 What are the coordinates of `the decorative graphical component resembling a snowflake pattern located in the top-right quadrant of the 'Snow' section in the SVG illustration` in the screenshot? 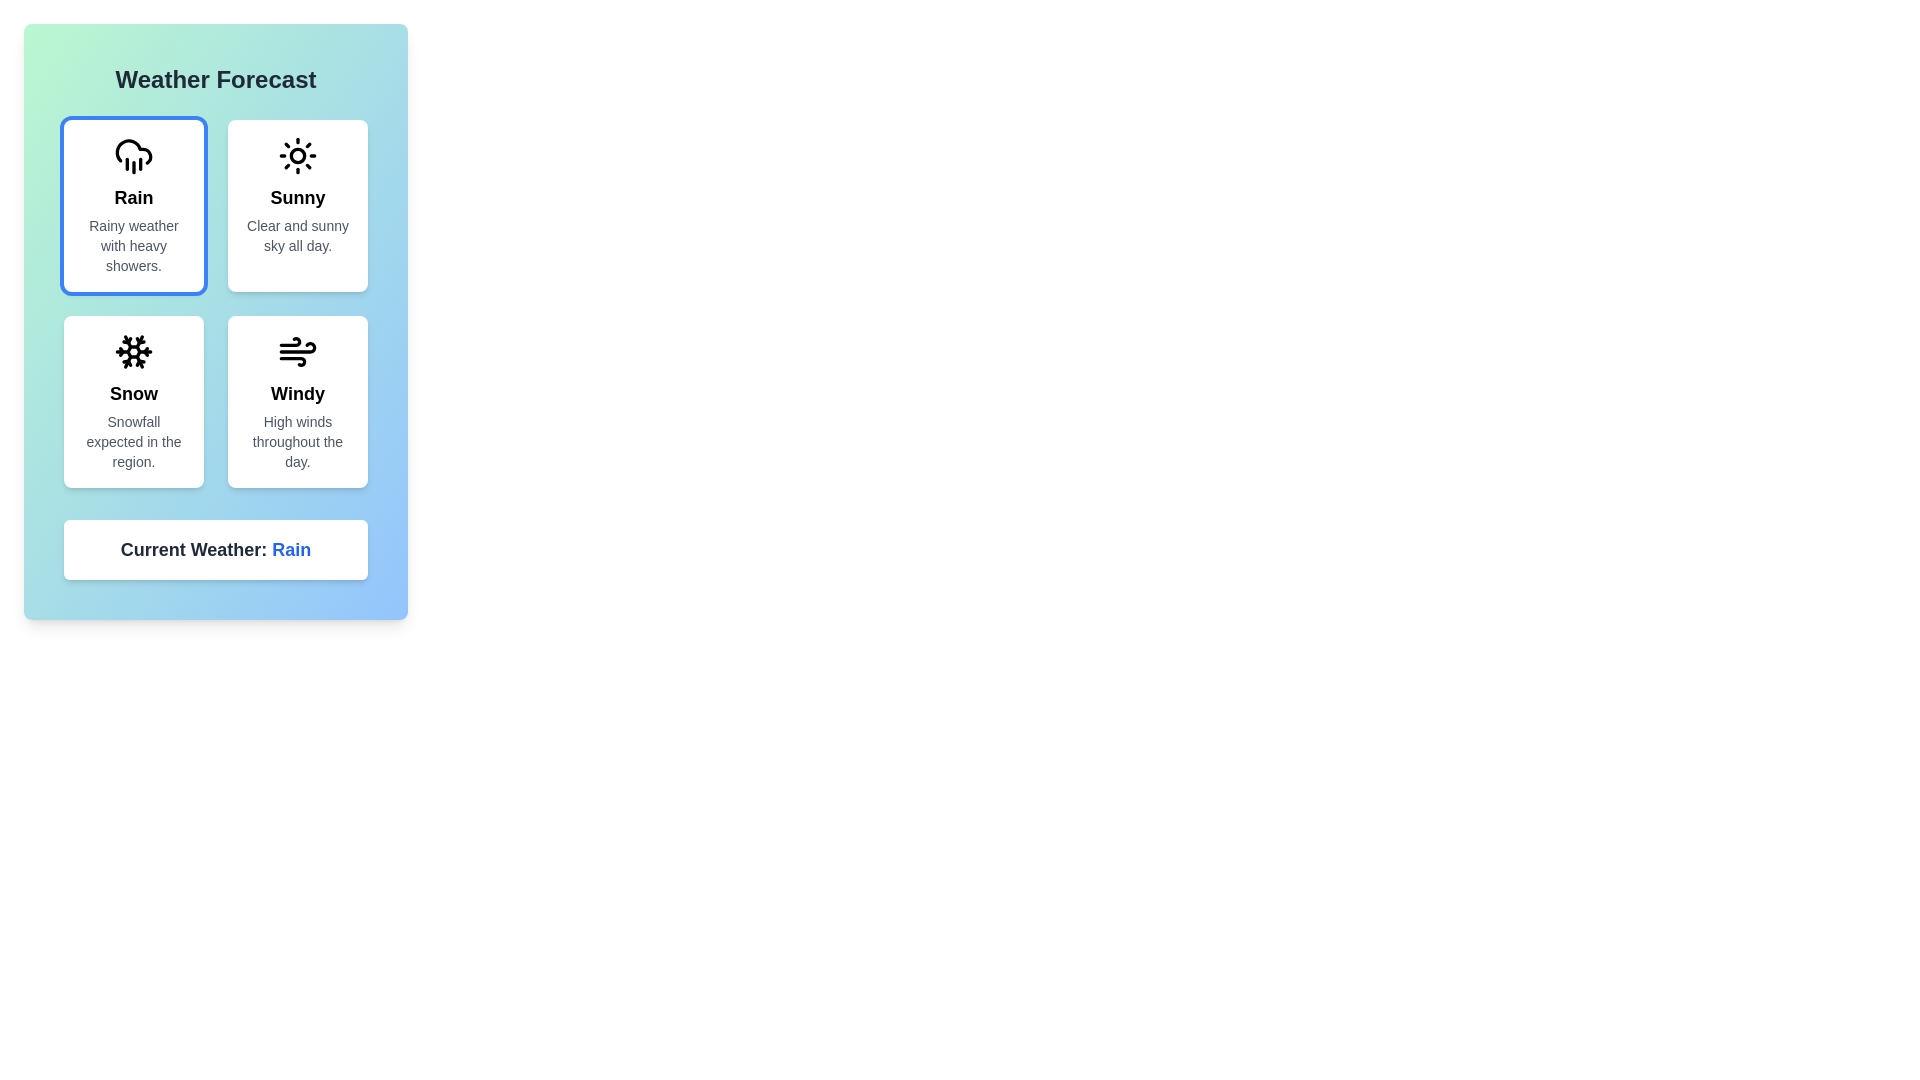 It's located at (138, 343).